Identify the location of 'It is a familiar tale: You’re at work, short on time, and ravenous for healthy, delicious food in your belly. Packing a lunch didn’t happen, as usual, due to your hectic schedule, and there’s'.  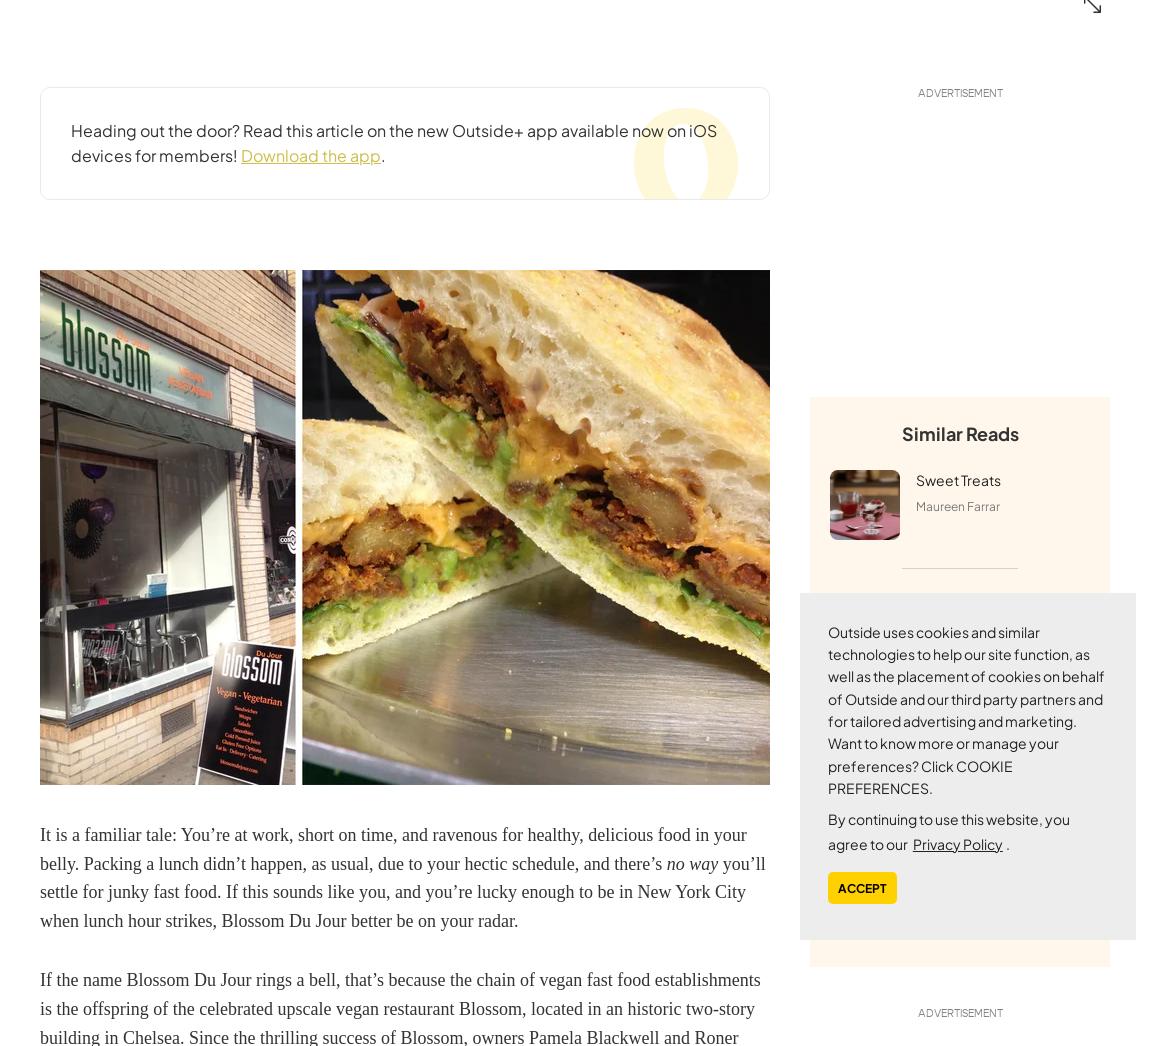
(392, 847).